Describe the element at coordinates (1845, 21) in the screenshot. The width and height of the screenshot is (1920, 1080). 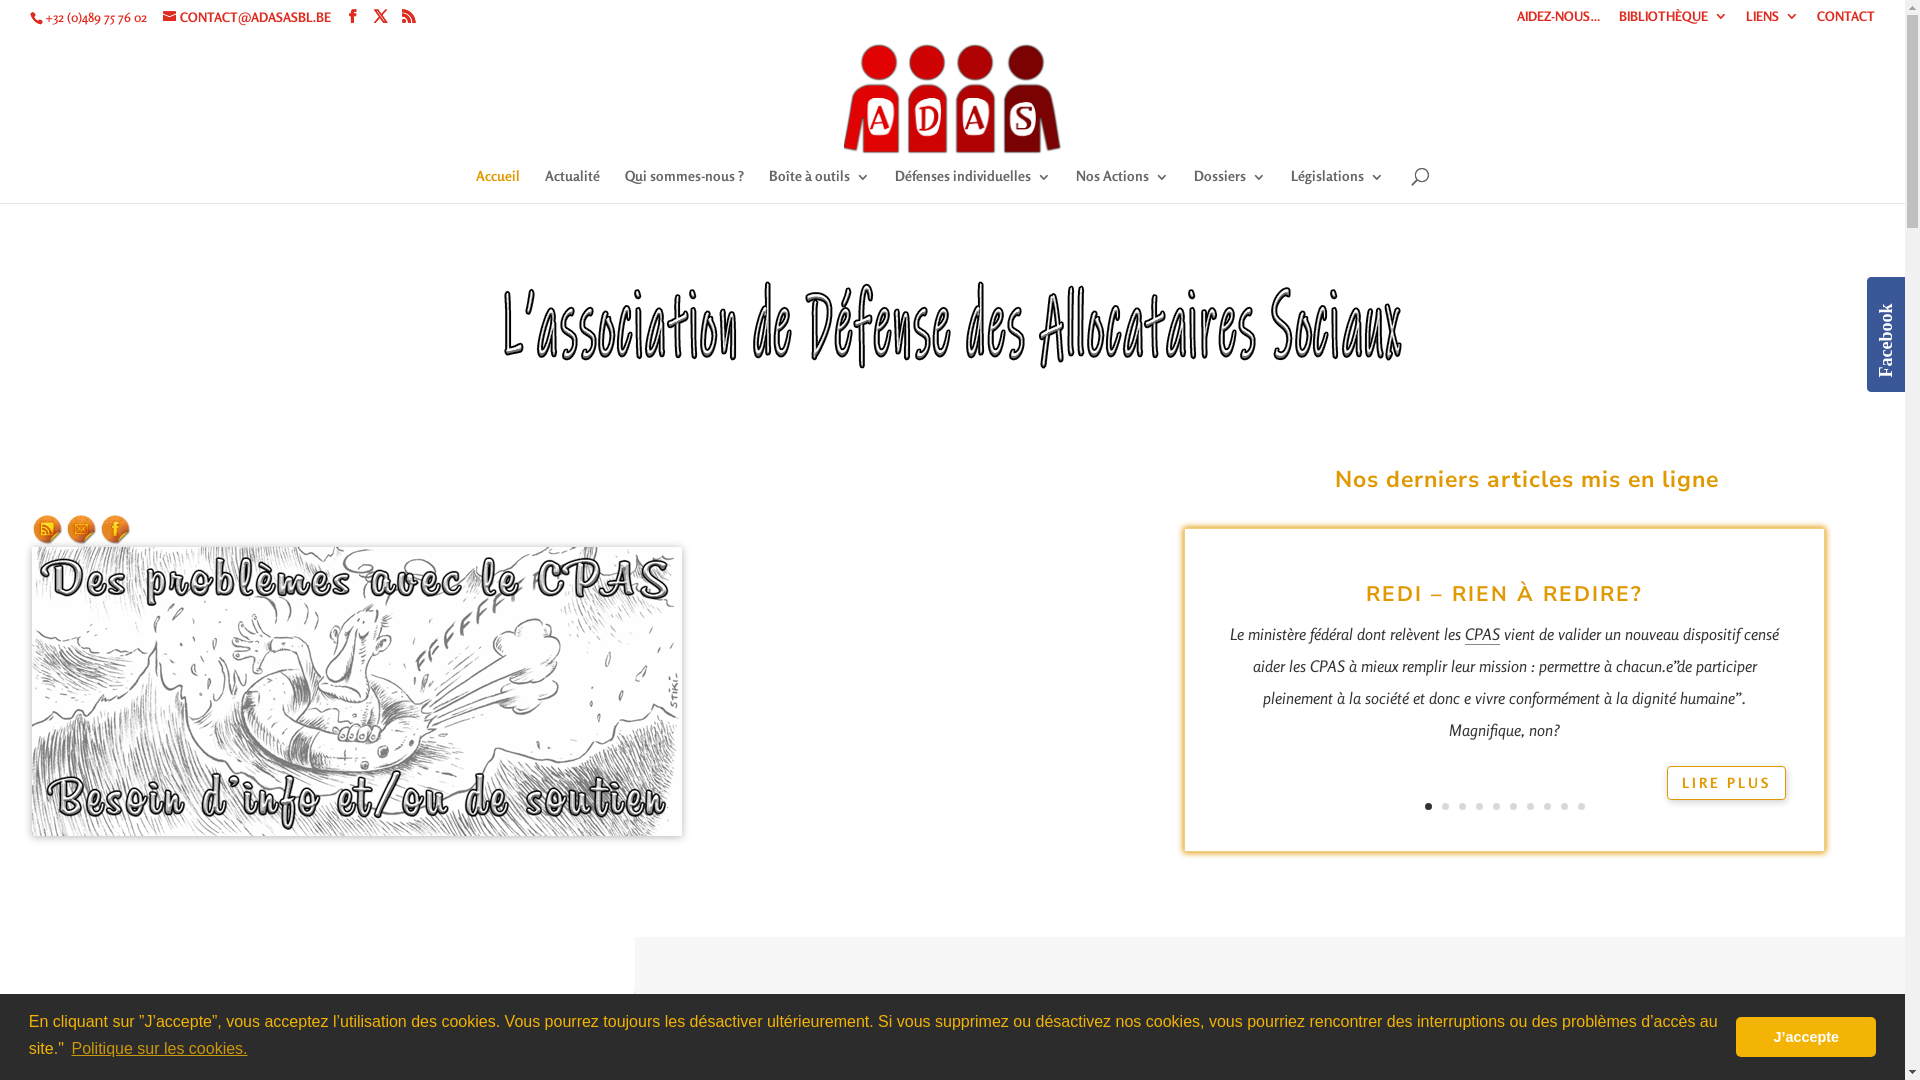
I see `'CONTACT'` at that location.